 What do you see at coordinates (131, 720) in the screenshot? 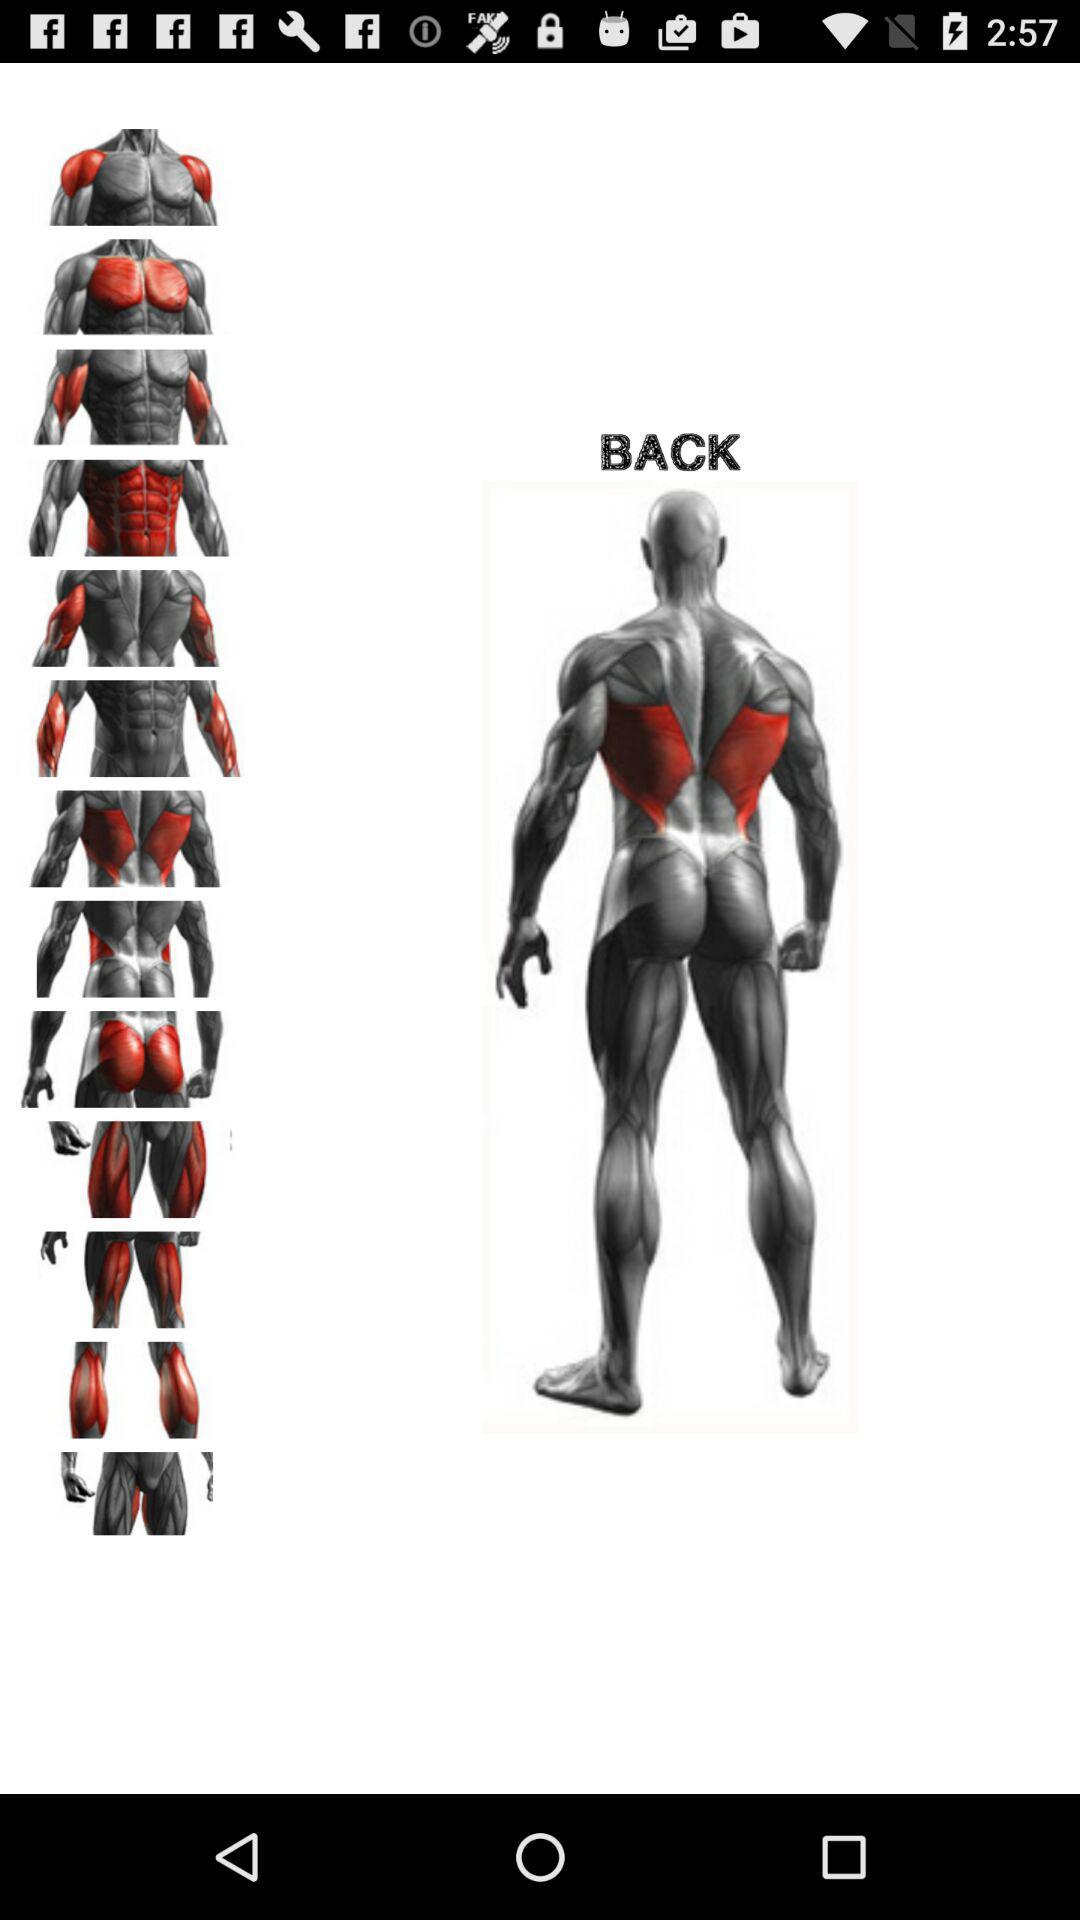
I see `choose triceps muscles` at bounding box center [131, 720].